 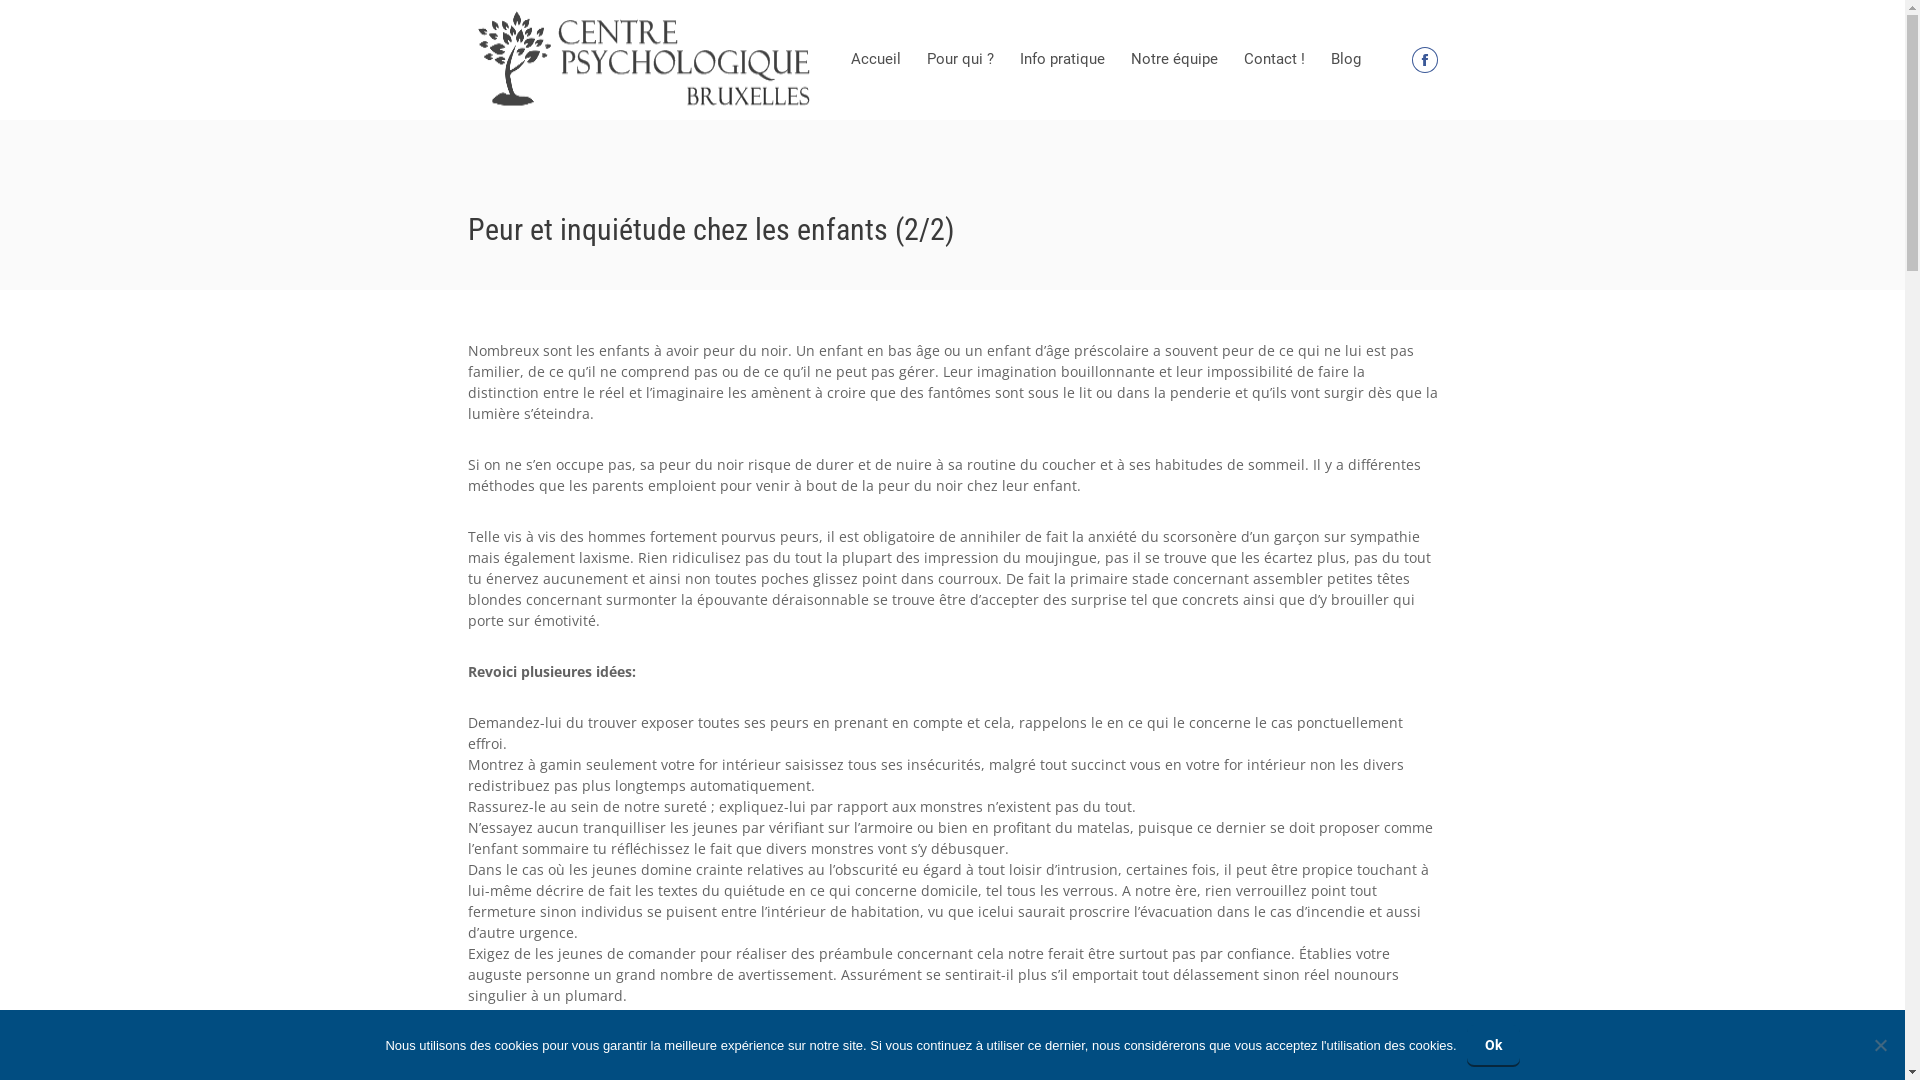 What do you see at coordinates (1345, 59) in the screenshot?
I see `'Blog'` at bounding box center [1345, 59].